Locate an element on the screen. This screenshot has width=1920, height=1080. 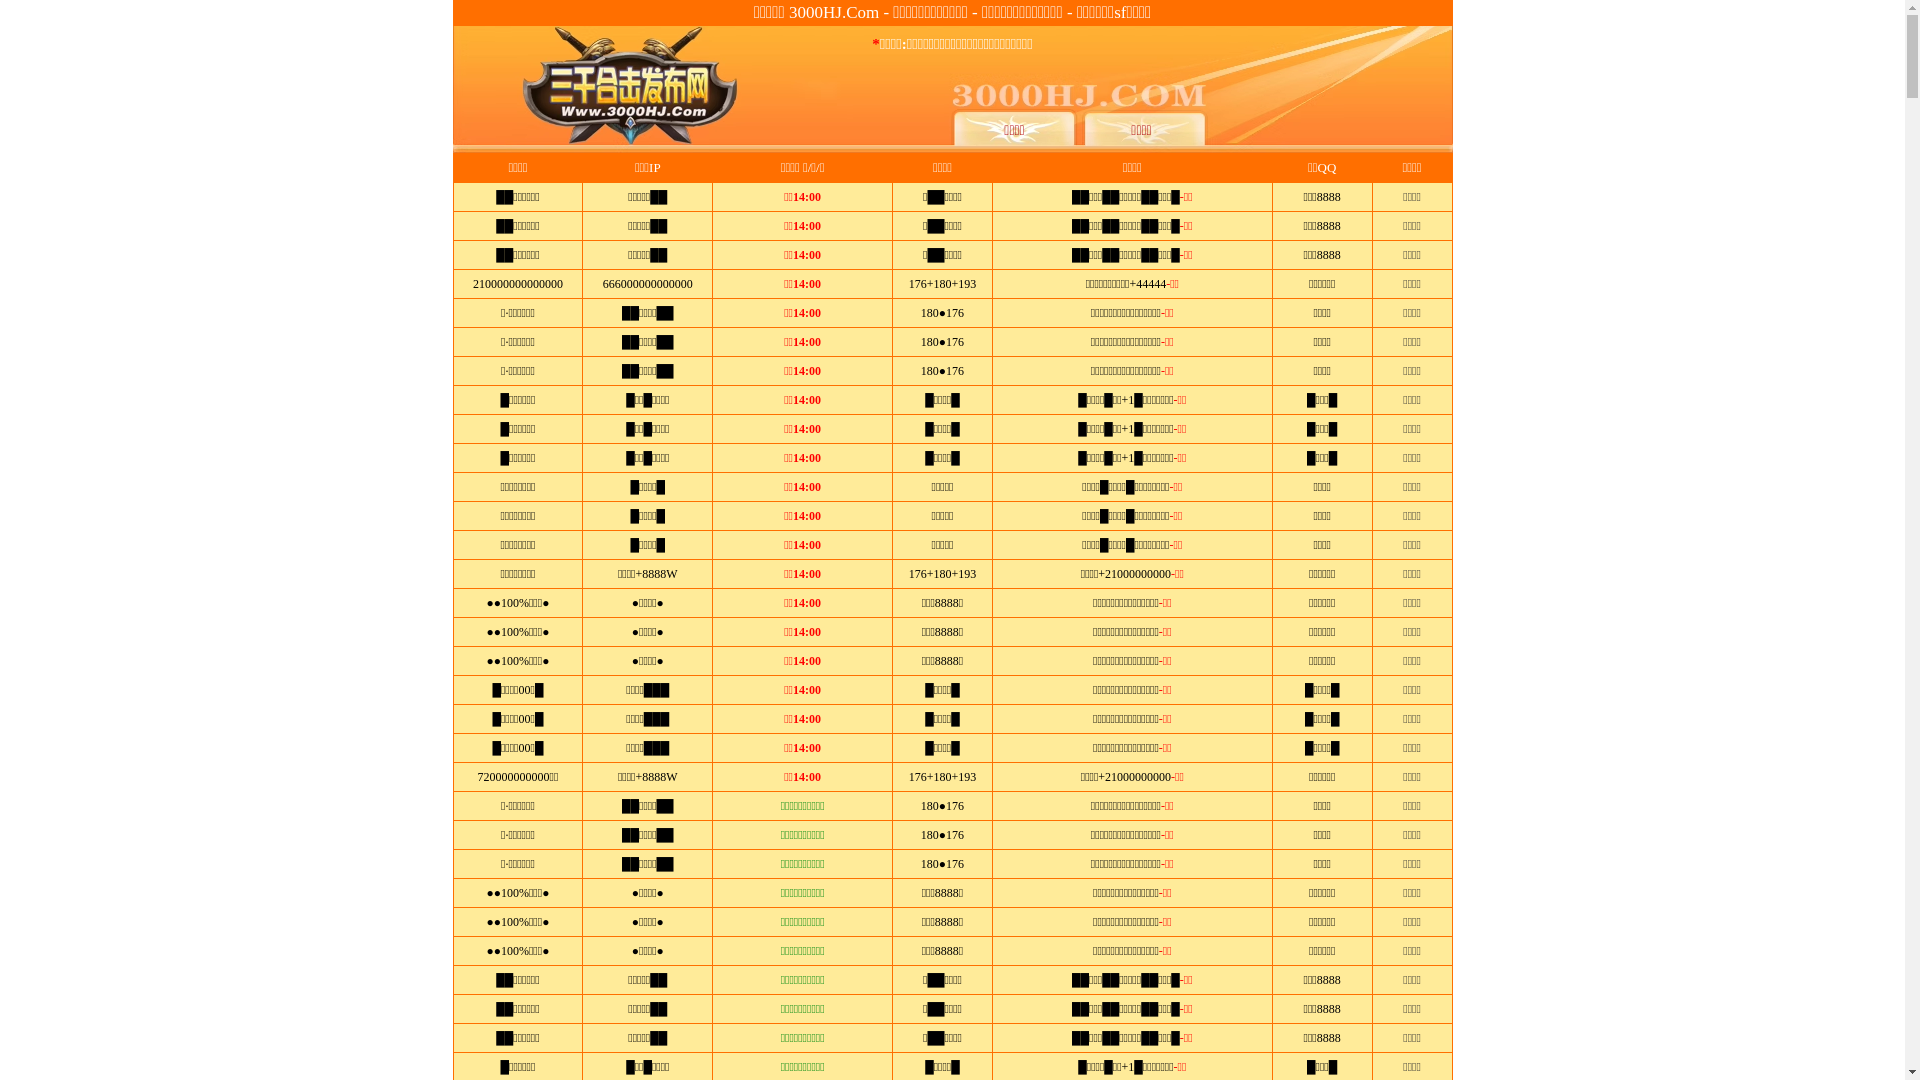
'210000000000000' is located at coordinates (518, 284).